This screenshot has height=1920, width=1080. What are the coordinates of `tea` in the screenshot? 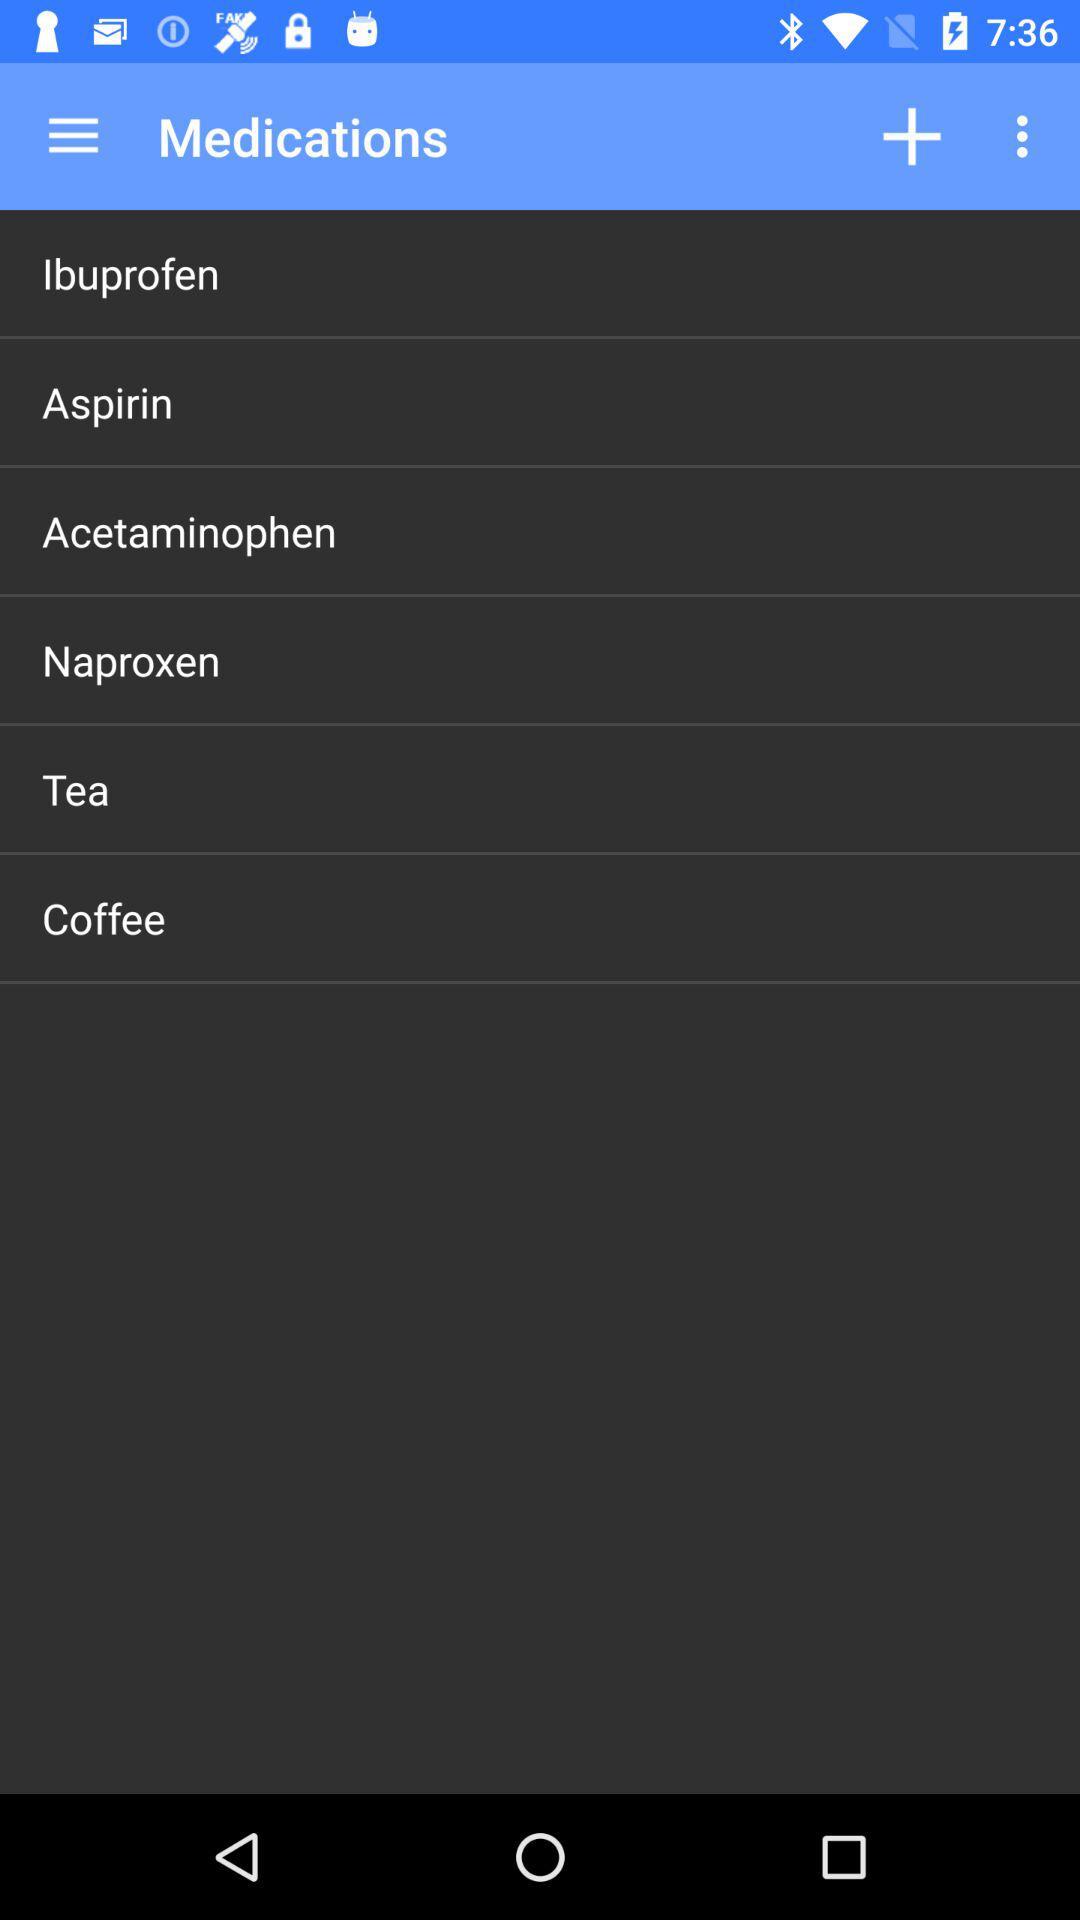 It's located at (74, 787).